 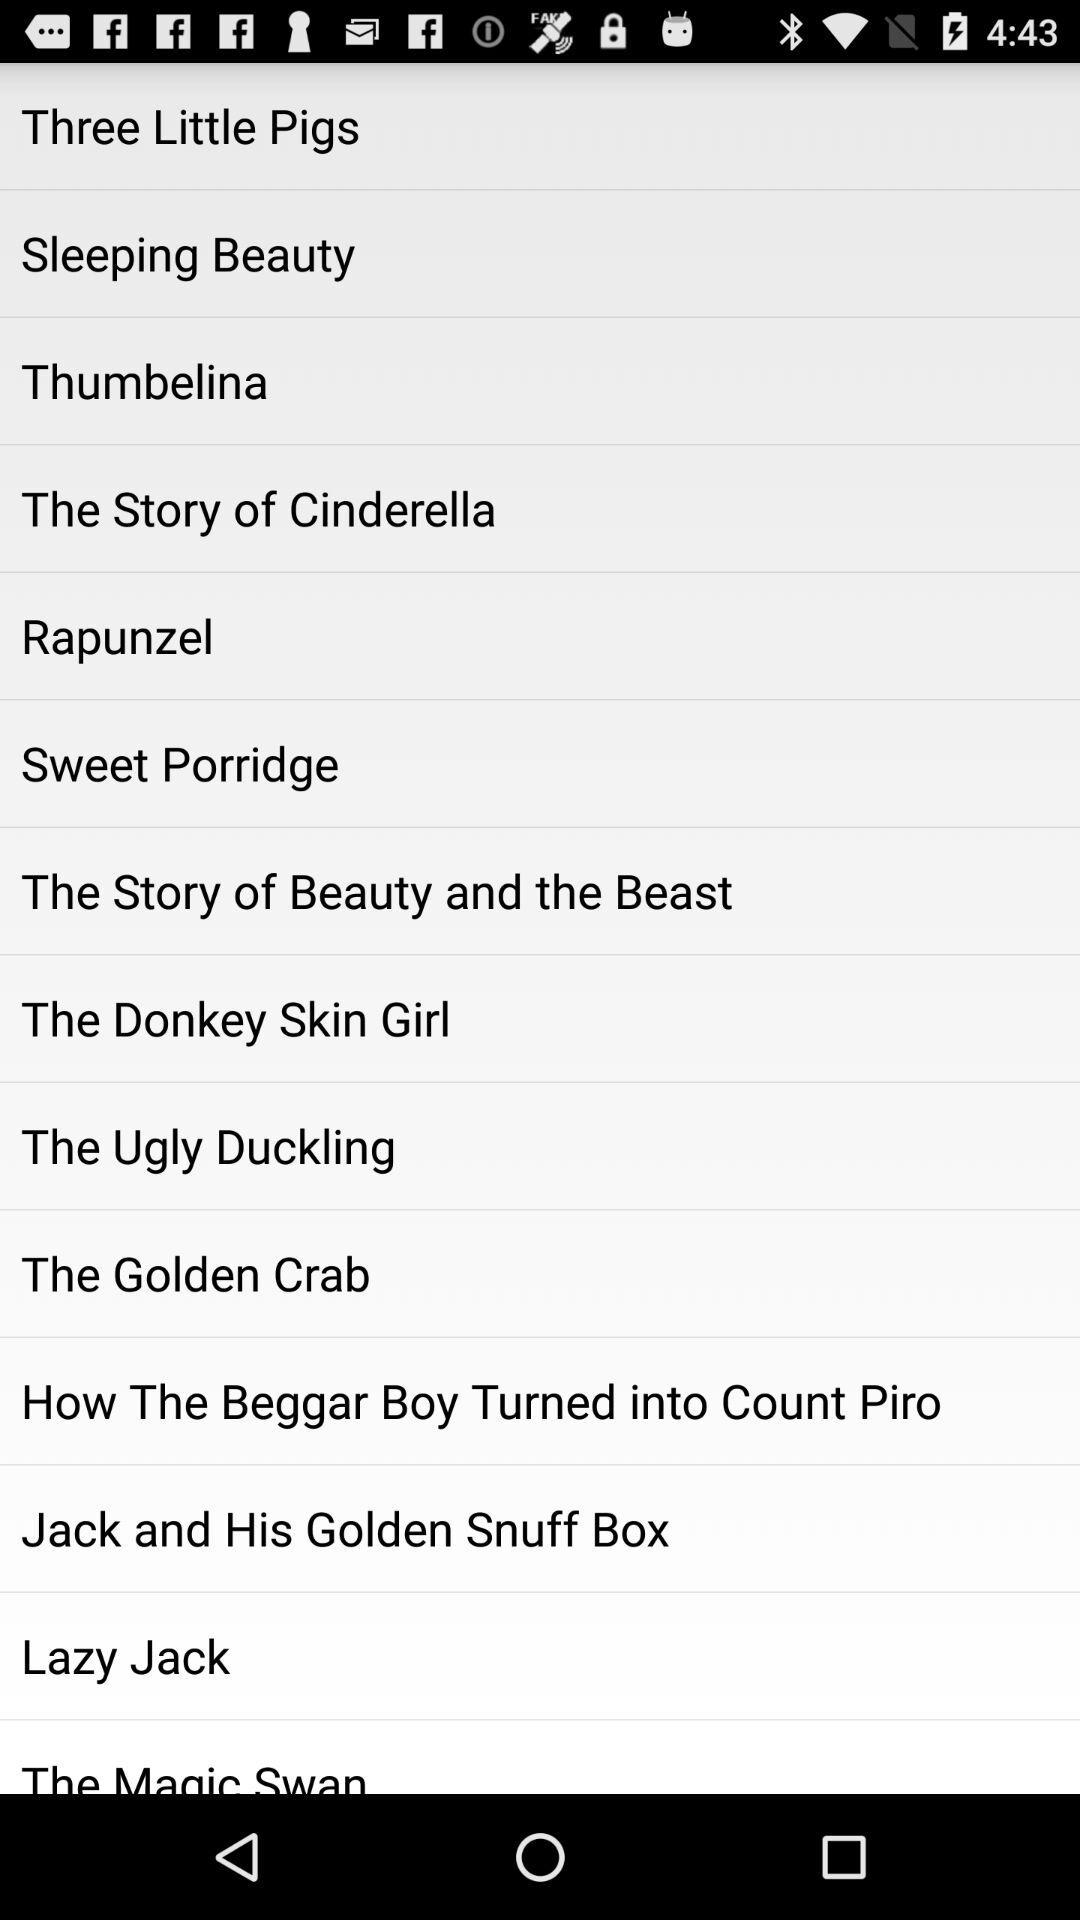 I want to click on jack and his icon, so click(x=540, y=1527).